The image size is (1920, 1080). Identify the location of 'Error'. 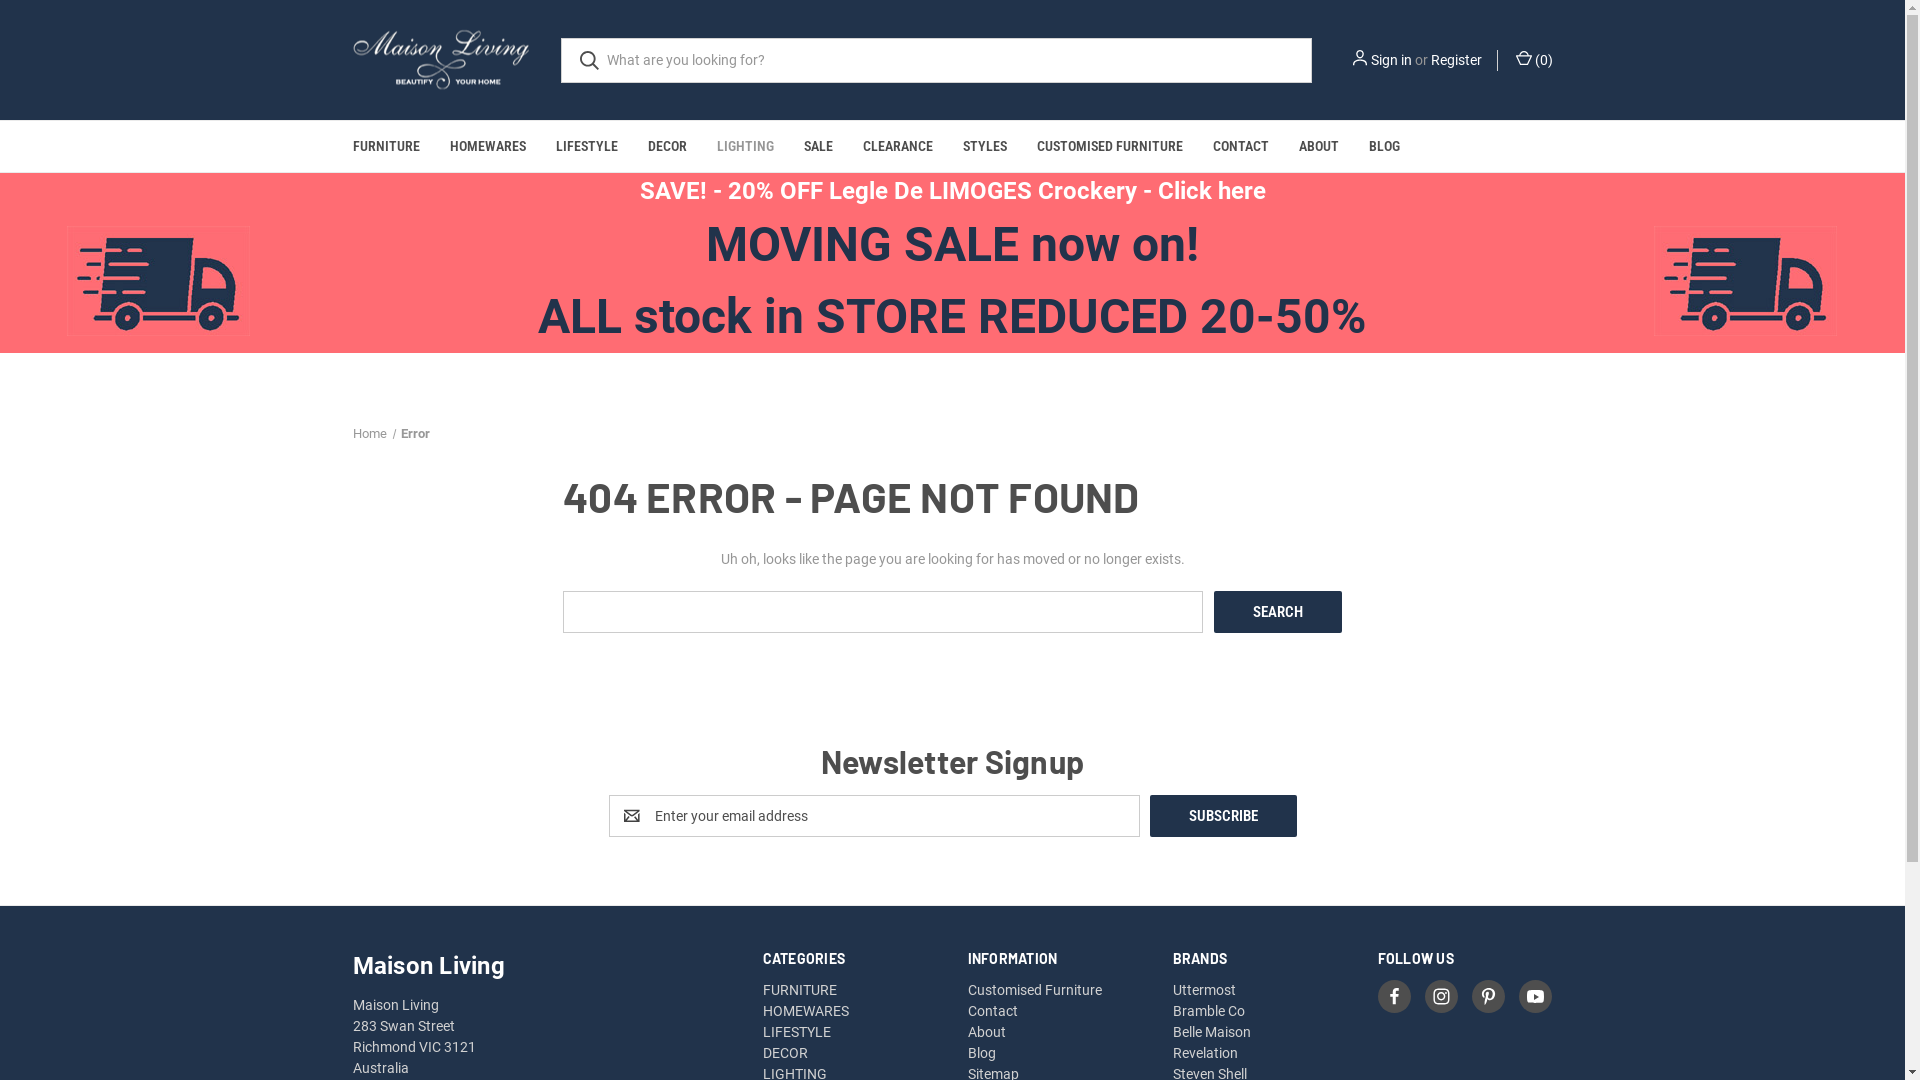
(414, 432).